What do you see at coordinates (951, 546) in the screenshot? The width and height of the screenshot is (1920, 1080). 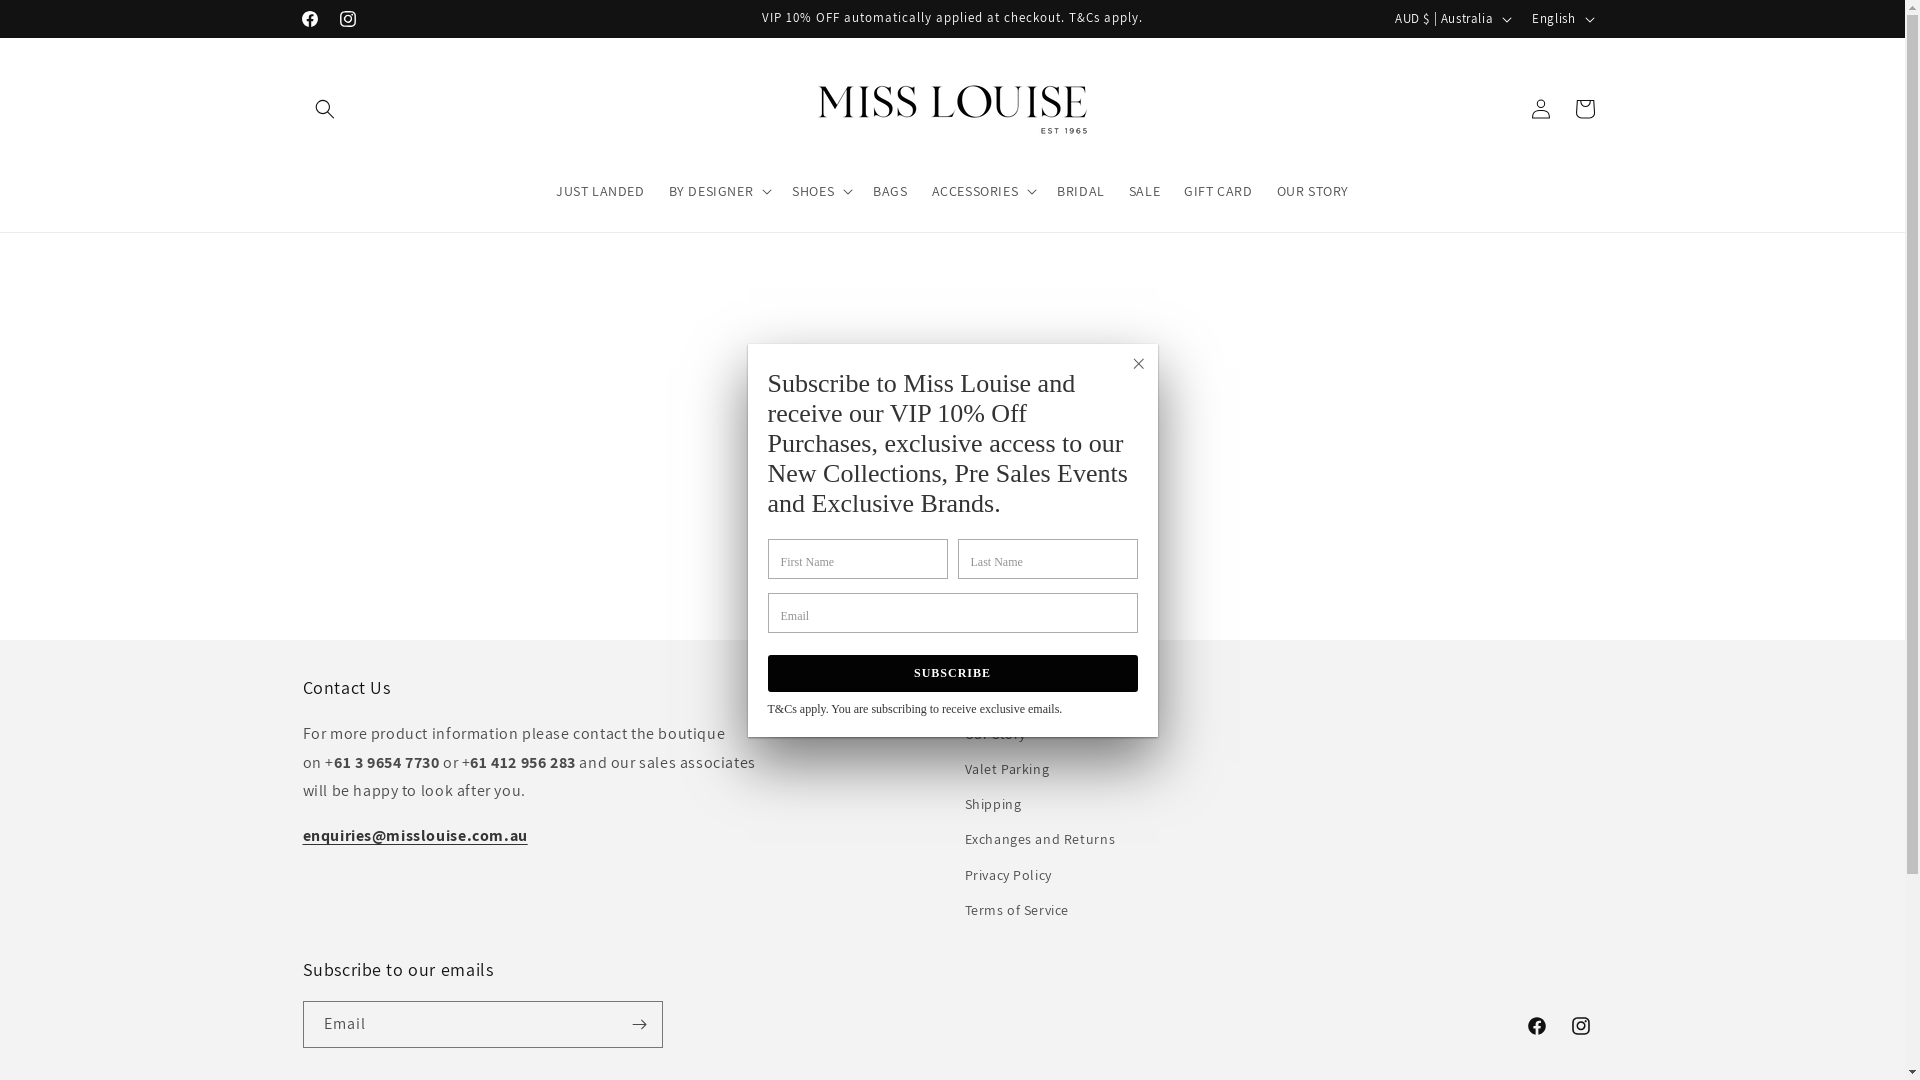 I see `'Continue shopping'` at bounding box center [951, 546].